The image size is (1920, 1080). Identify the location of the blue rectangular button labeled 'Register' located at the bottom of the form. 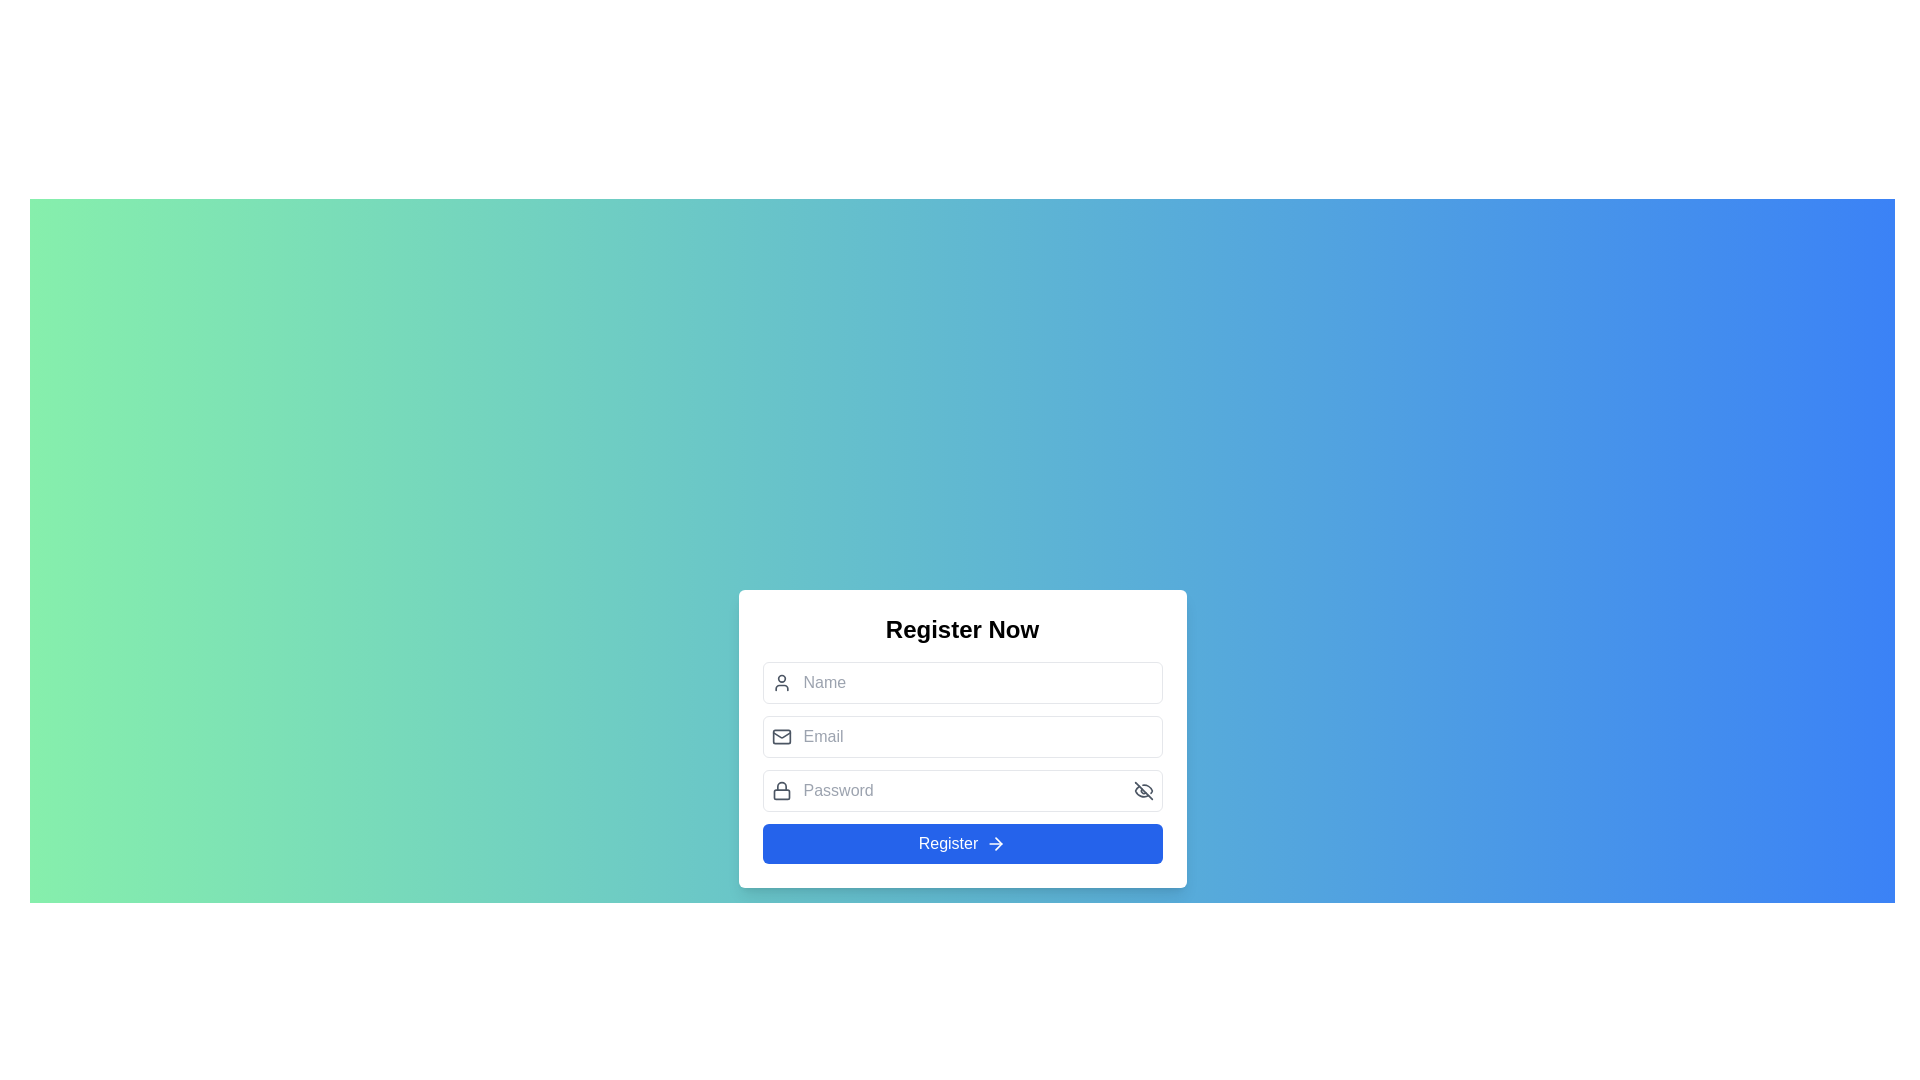
(962, 844).